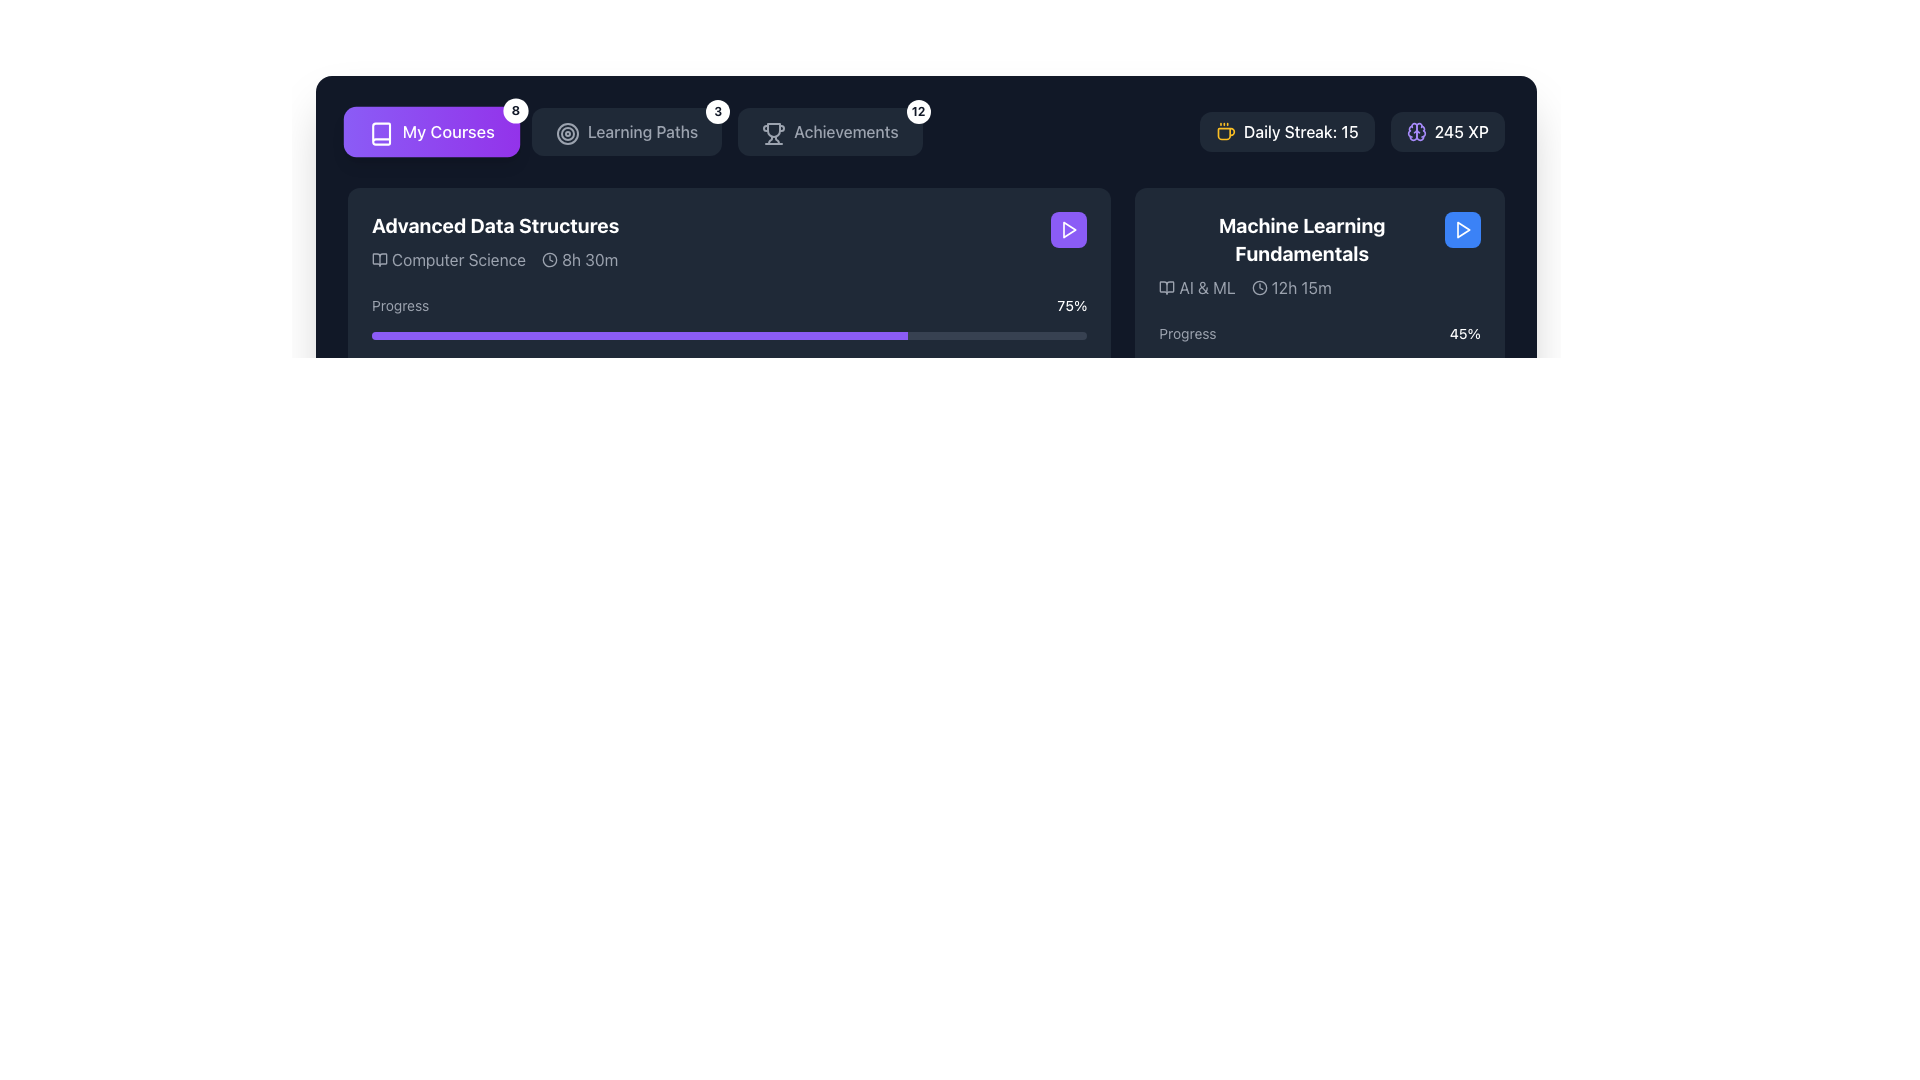  Describe the element at coordinates (1447, 131) in the screenshot. I see `the '245 XP' badge with a violet brain icon located in the 'Daily Streak' section, which is the second element in the segment` at that location.